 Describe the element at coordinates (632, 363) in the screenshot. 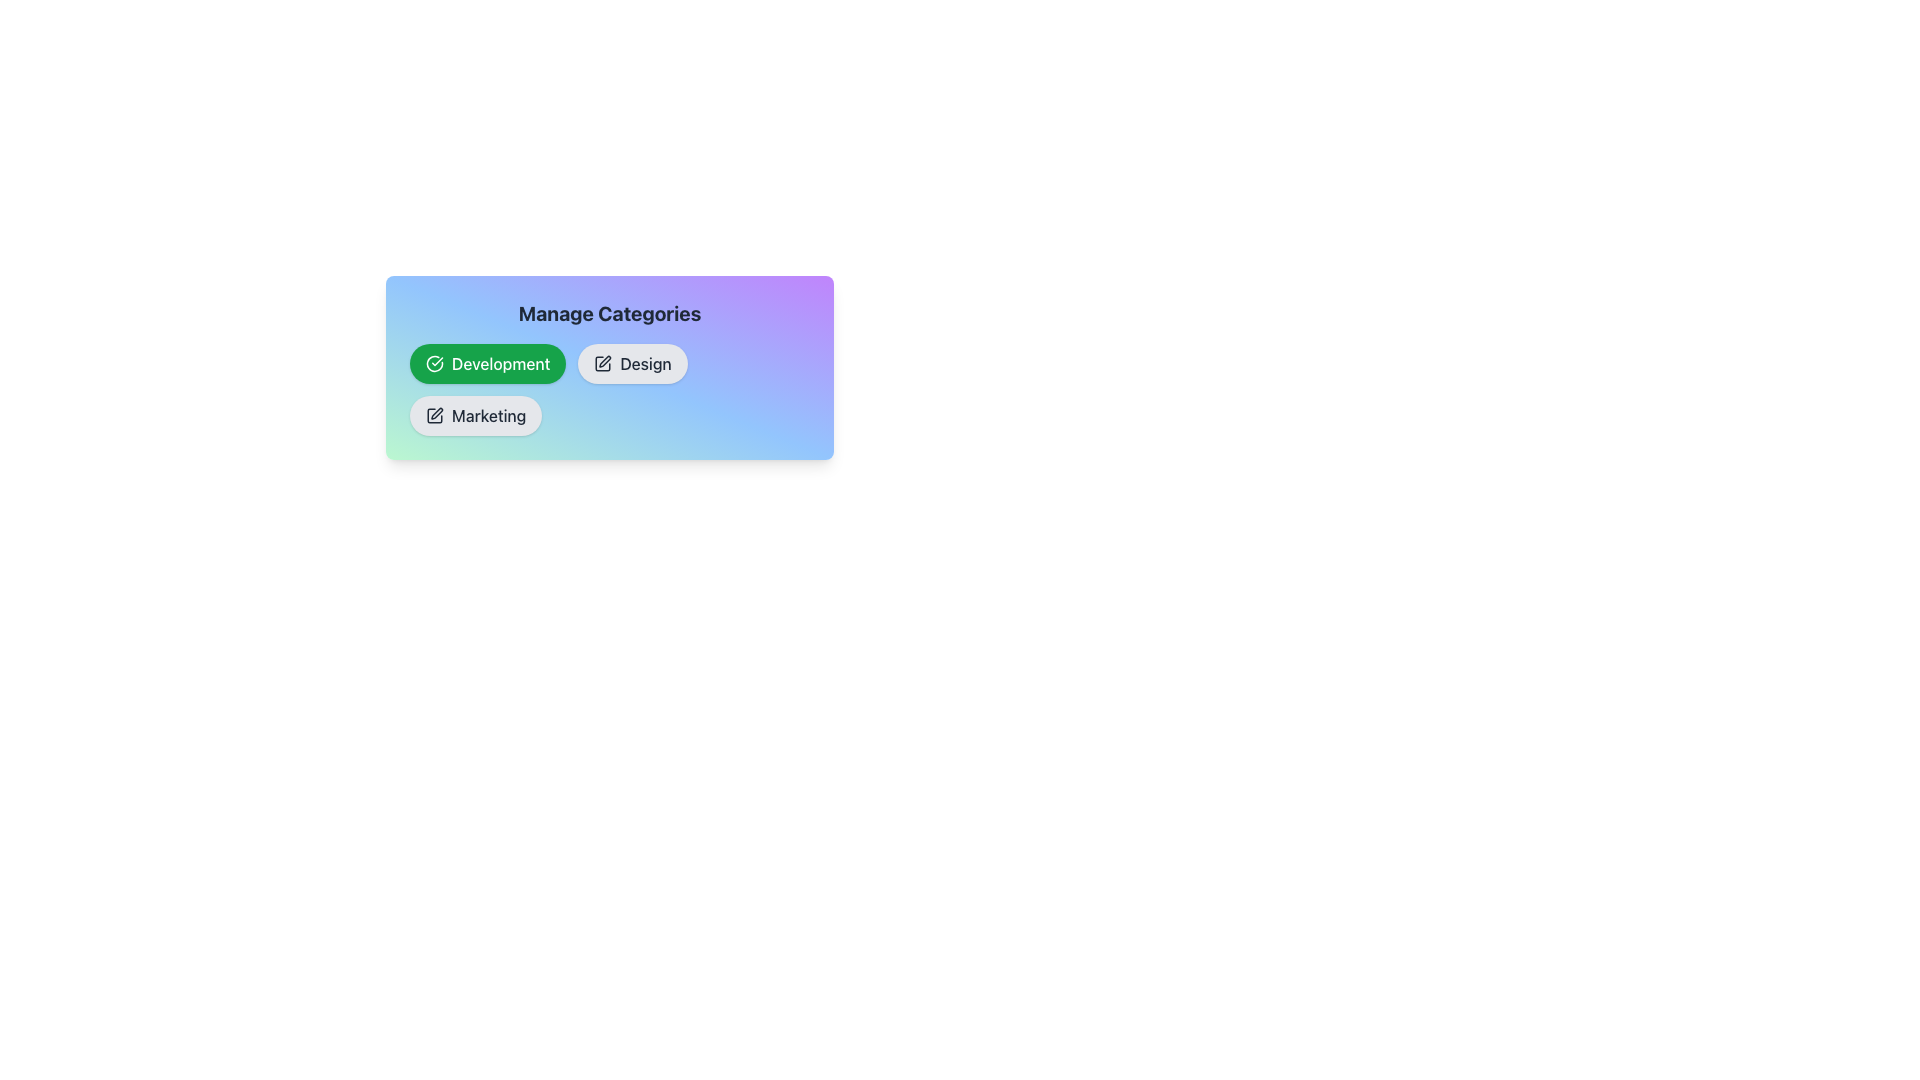

I see `the second interactive button for managing the 'Design' category, located within the 'Manage Categories' section, to provide visual feedback` at that location.